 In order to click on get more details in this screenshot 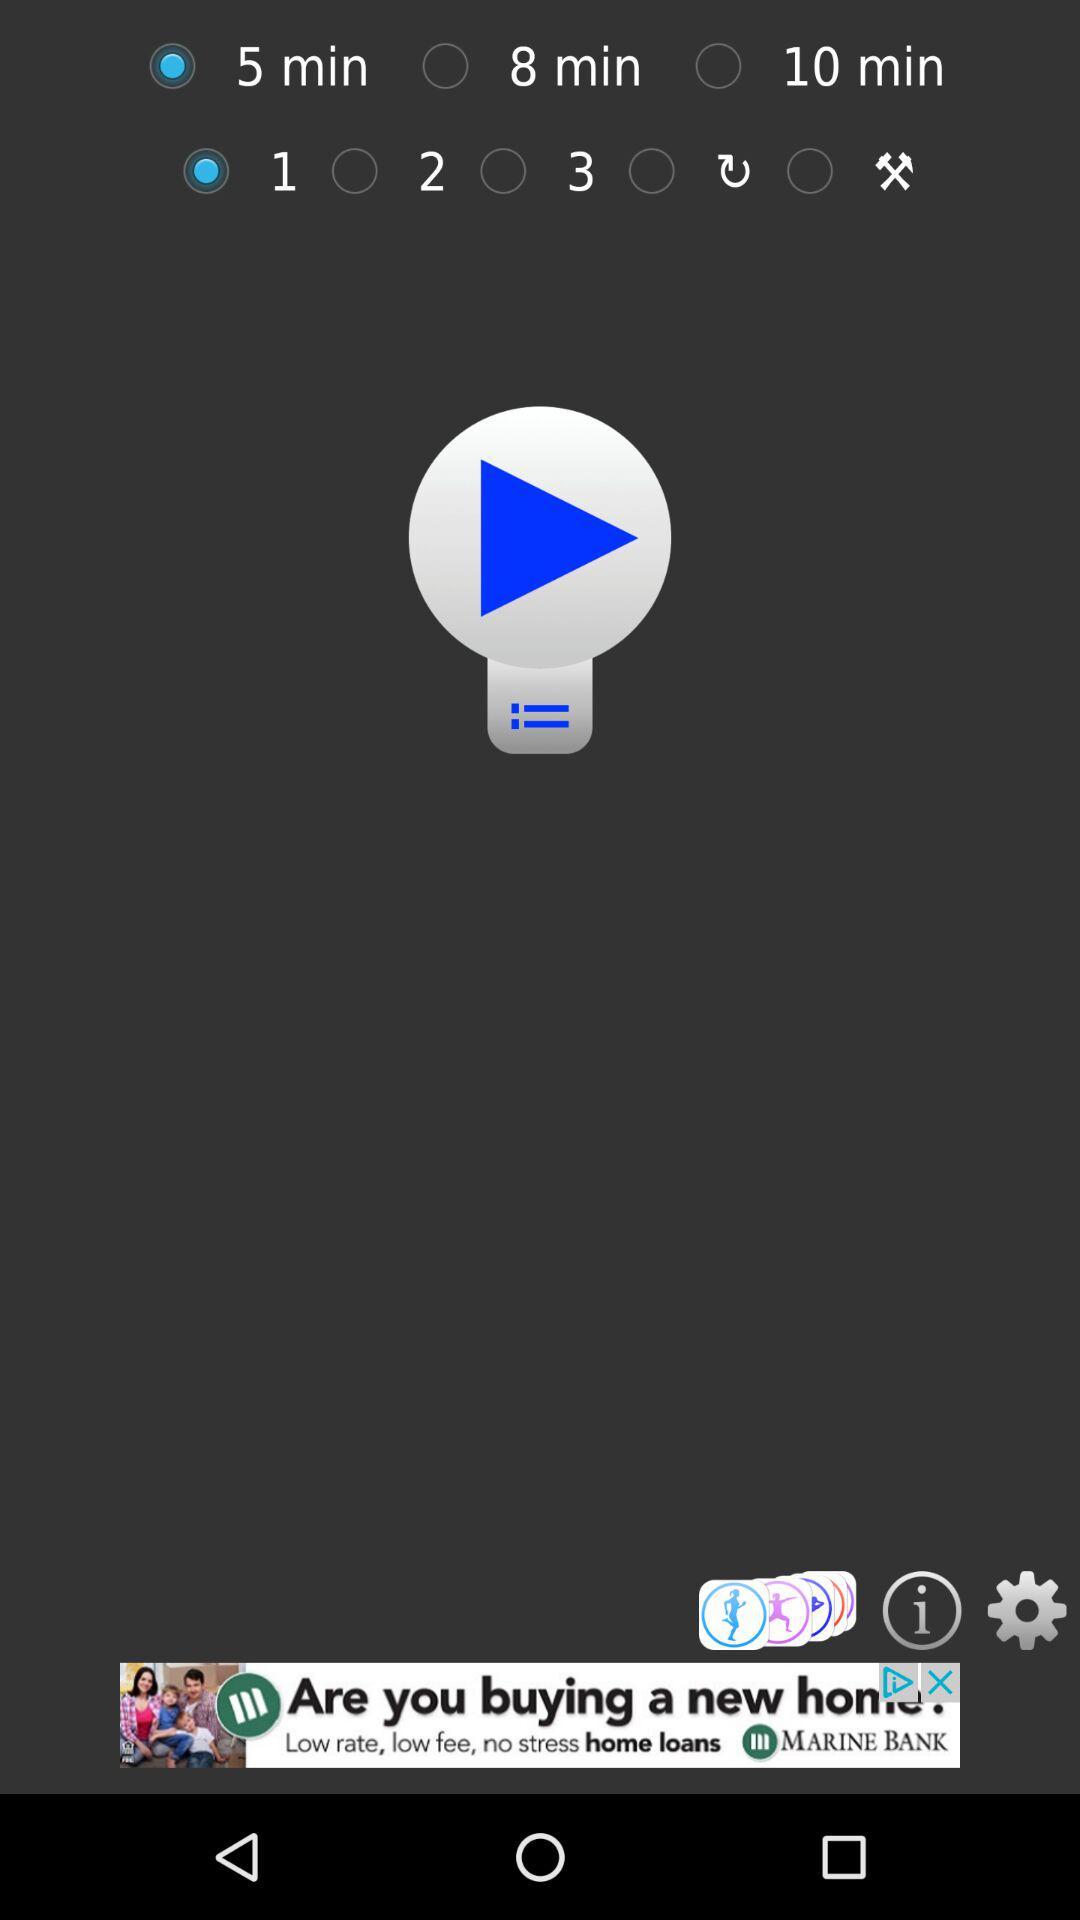, I will do `click(922, 1610)`.